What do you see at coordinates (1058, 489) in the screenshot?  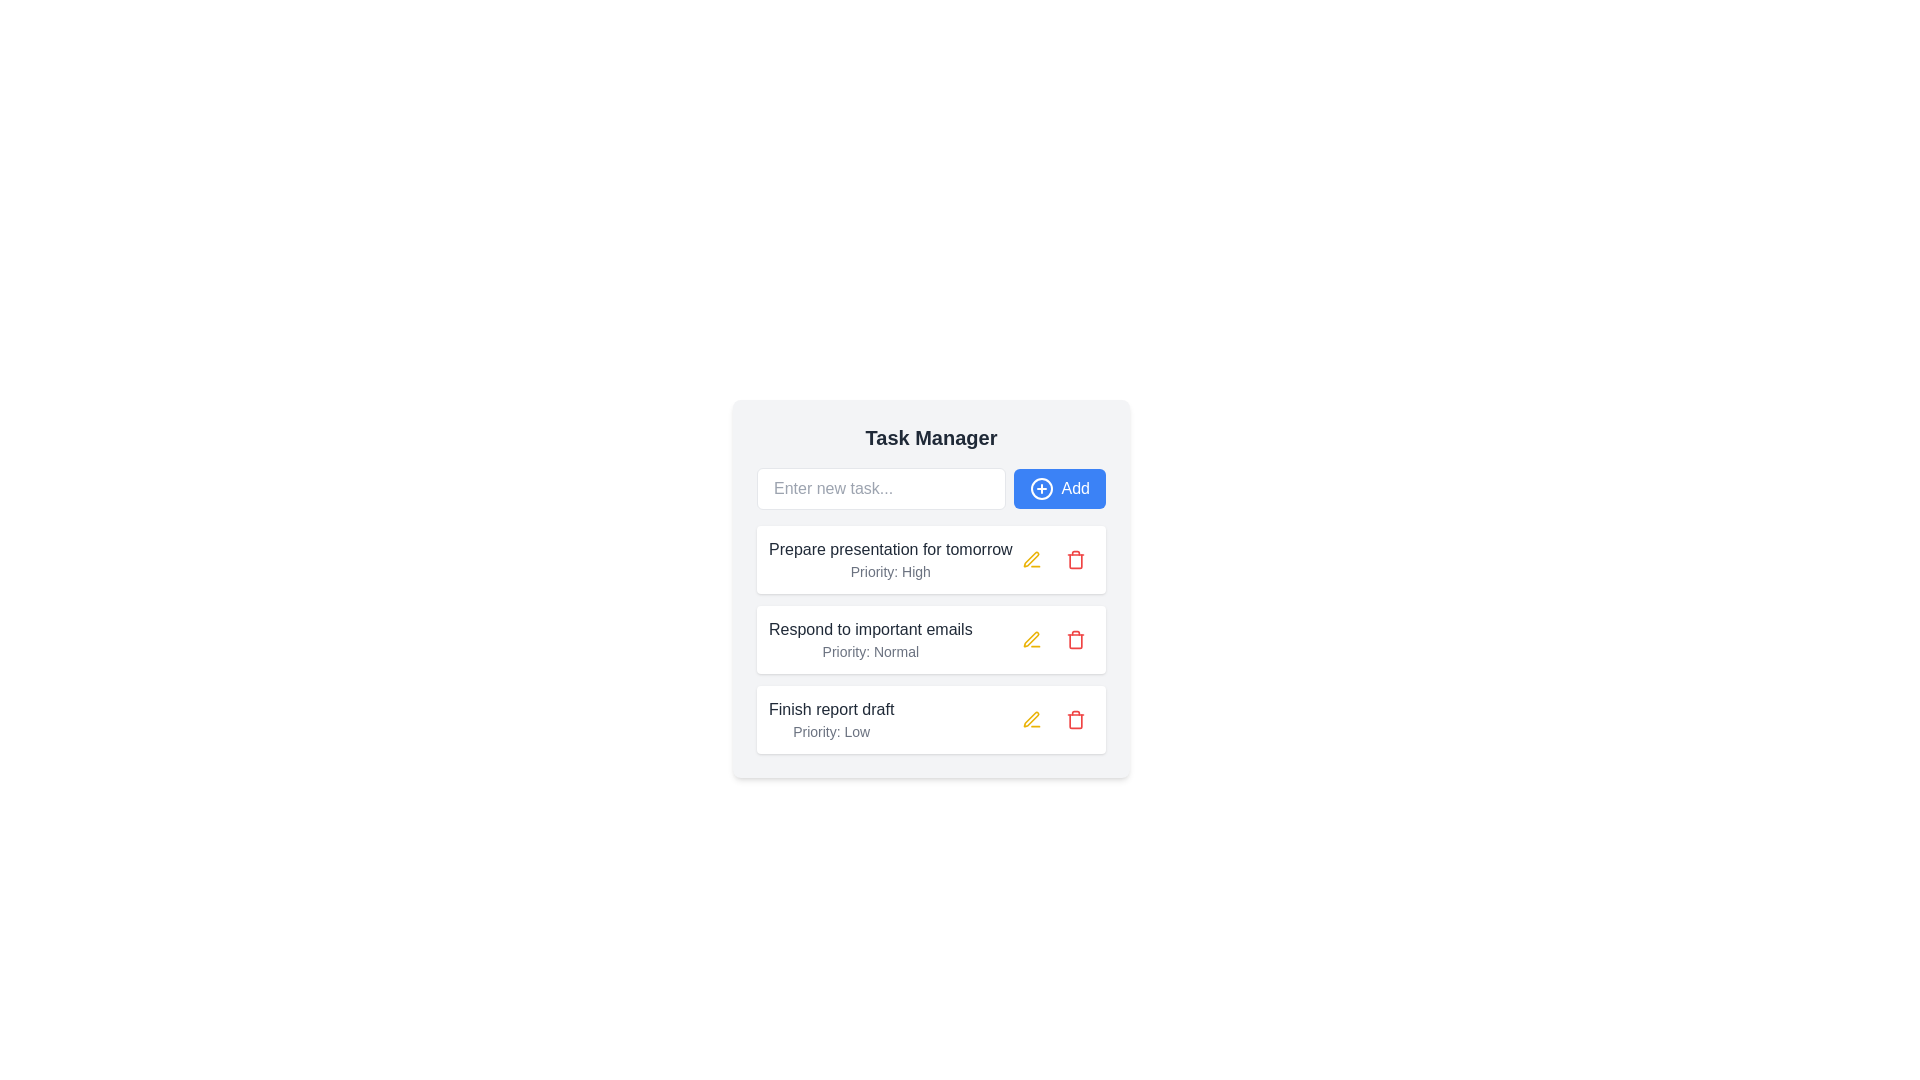 I see `the blue 'Add' button, which is labeled and features a plus sign icon, located to the right of the text input field at the top of the task management interface` at bounding box center [1058, 489].